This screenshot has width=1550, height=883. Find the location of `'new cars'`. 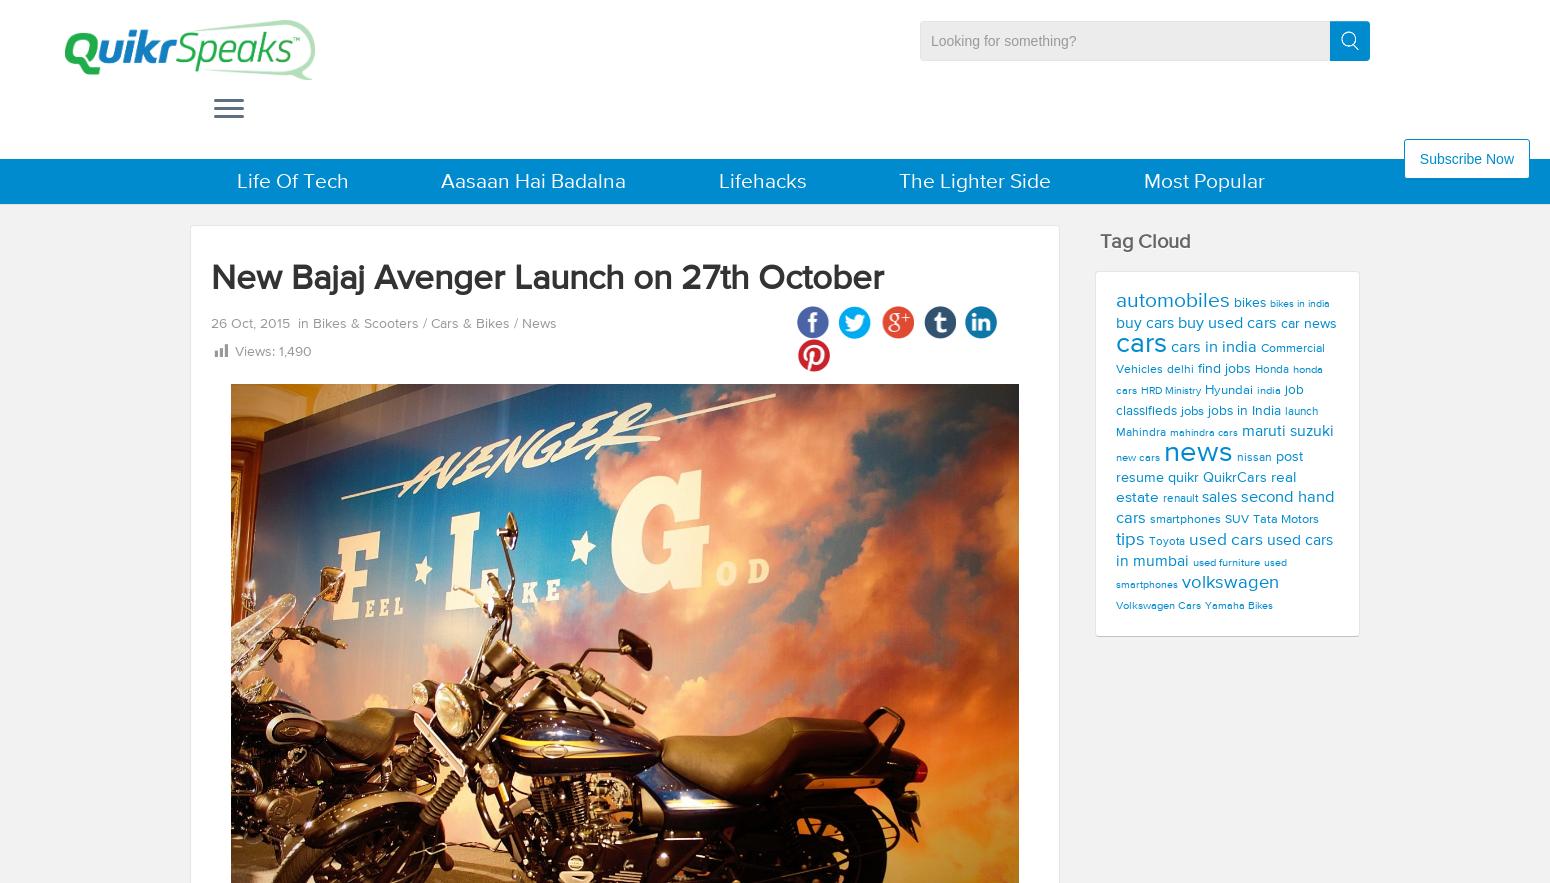

'new cars' is located at coordinates (1137, 457).